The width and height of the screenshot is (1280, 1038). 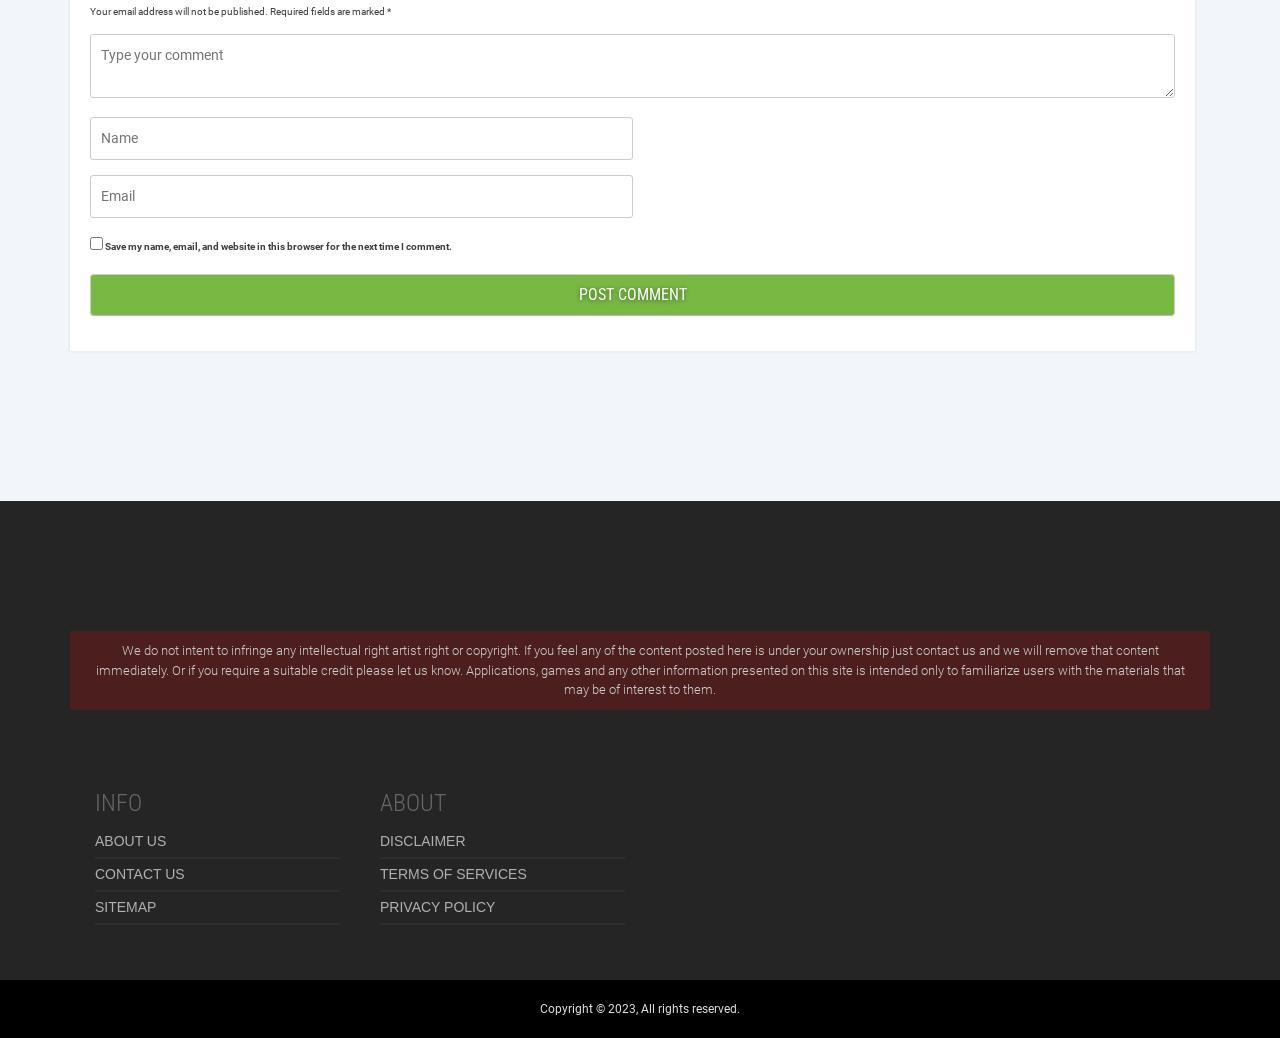 I want to click on 'Save my name, email, and website in this browser for the next time I comment.', so click(x=277, y=245).